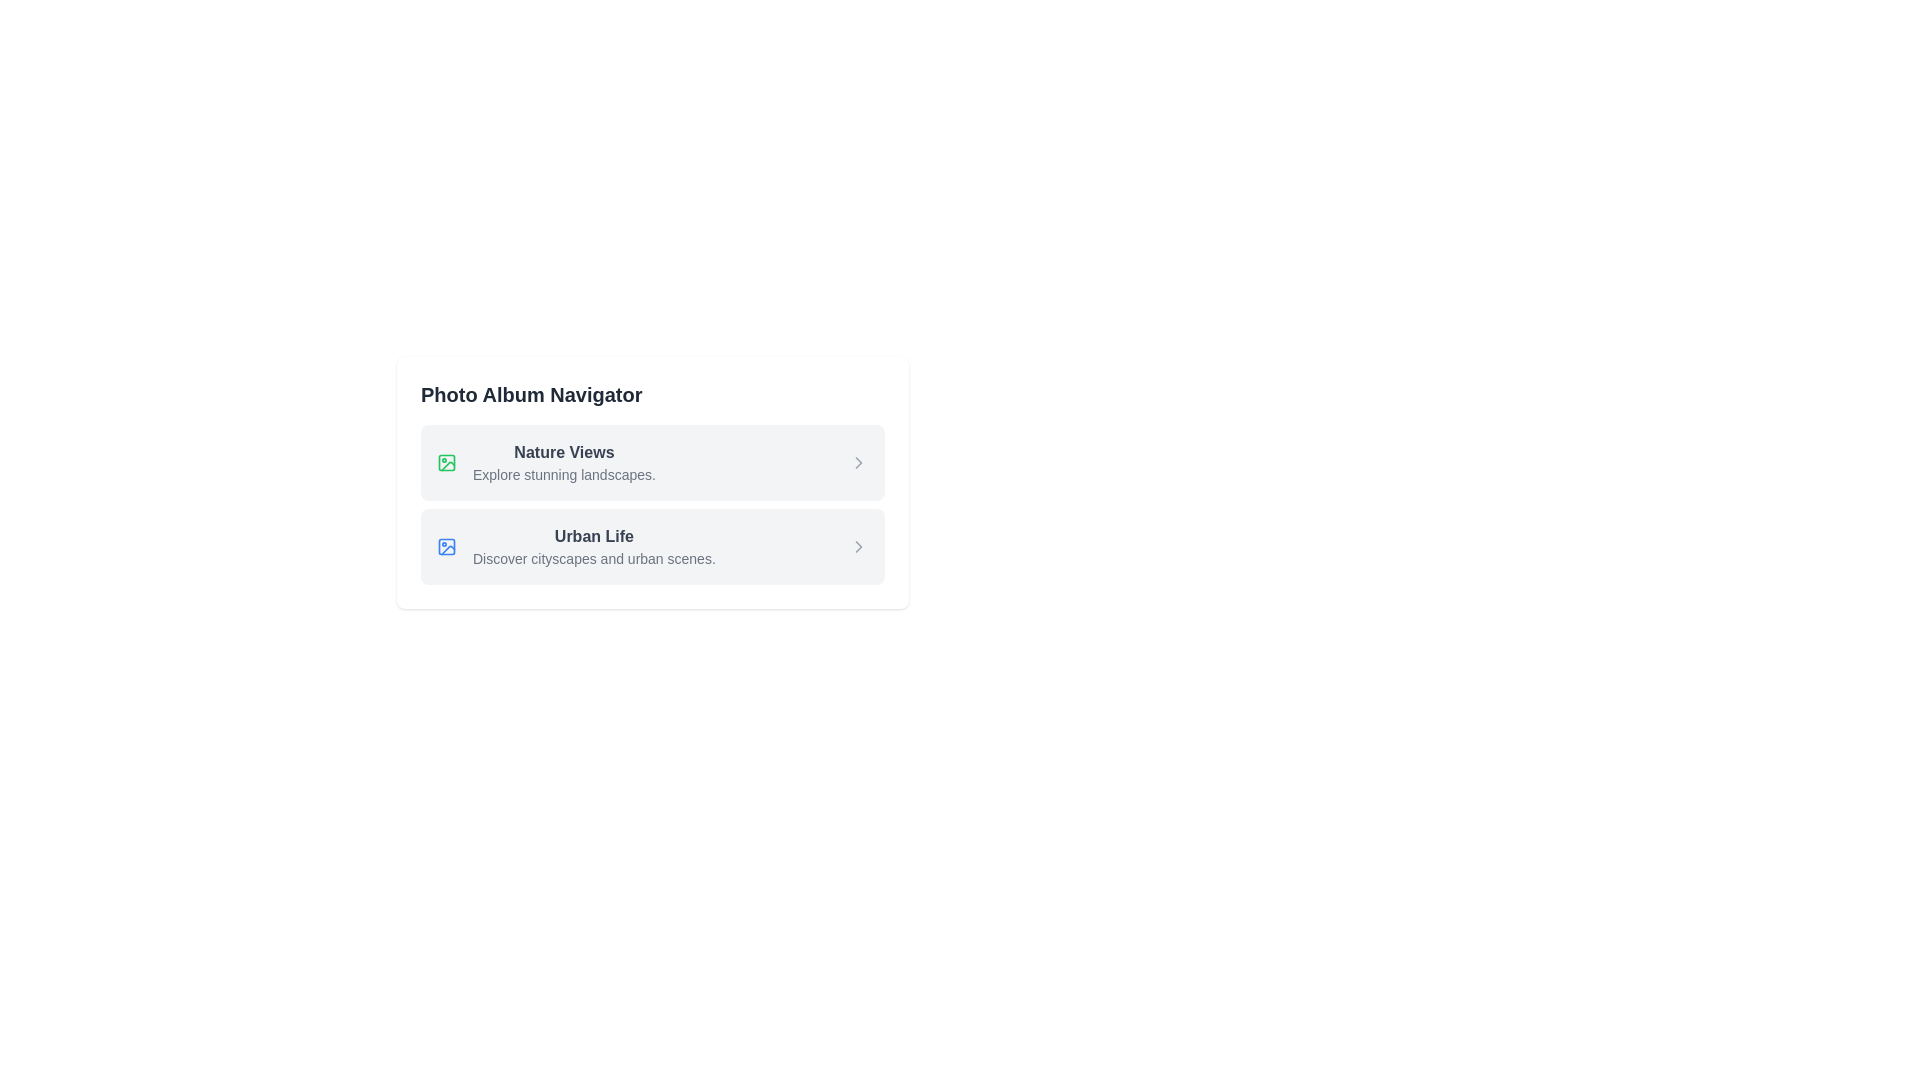 This screenshot has width=1920, height=1080. Describe the element at coordinates (575, 547) in the screenshot. I see `the navigation link for 'Urban Life' located in the second row of the vertical list, below 'Nature Views'` at that location.